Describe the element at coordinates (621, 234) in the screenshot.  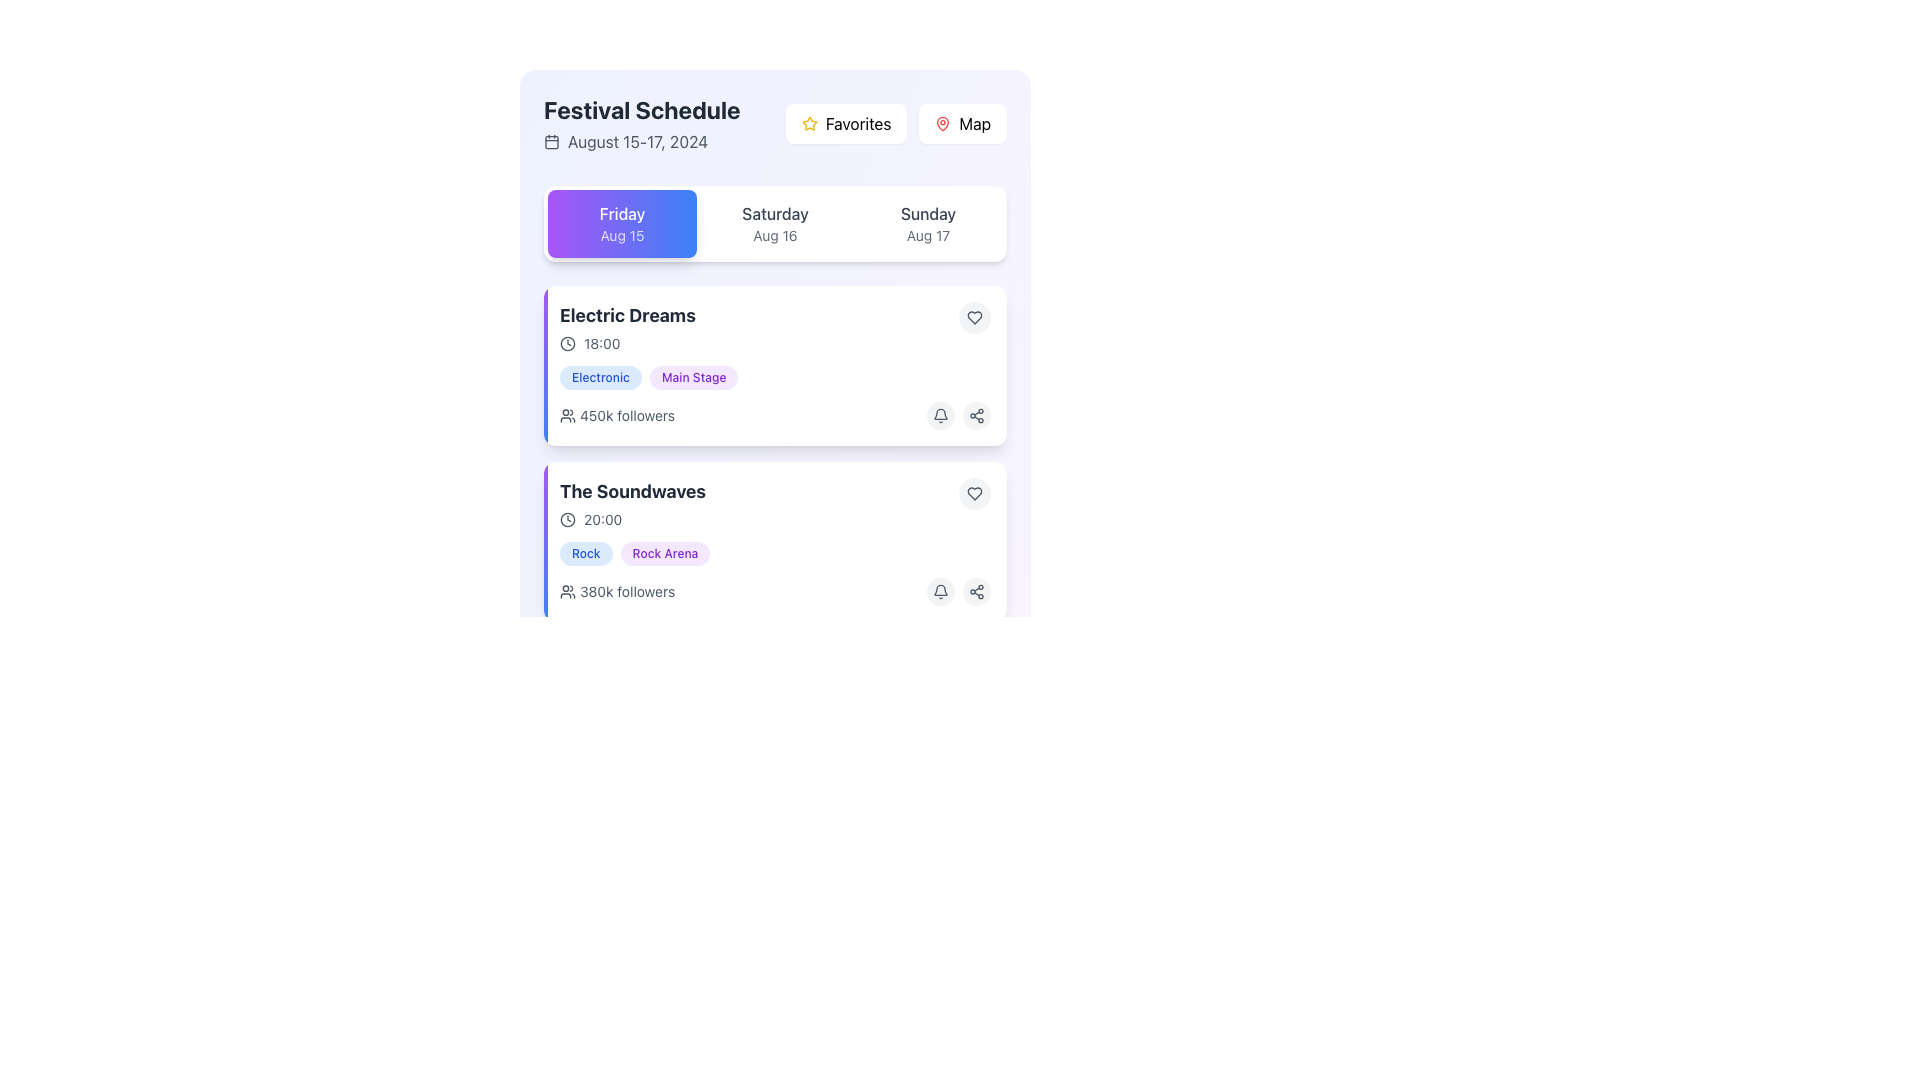
I see `the text label 'Aug 15' located within the button labeled 'Friday', which has a gradient background and is situated below the heading 'Friday'` at that location.